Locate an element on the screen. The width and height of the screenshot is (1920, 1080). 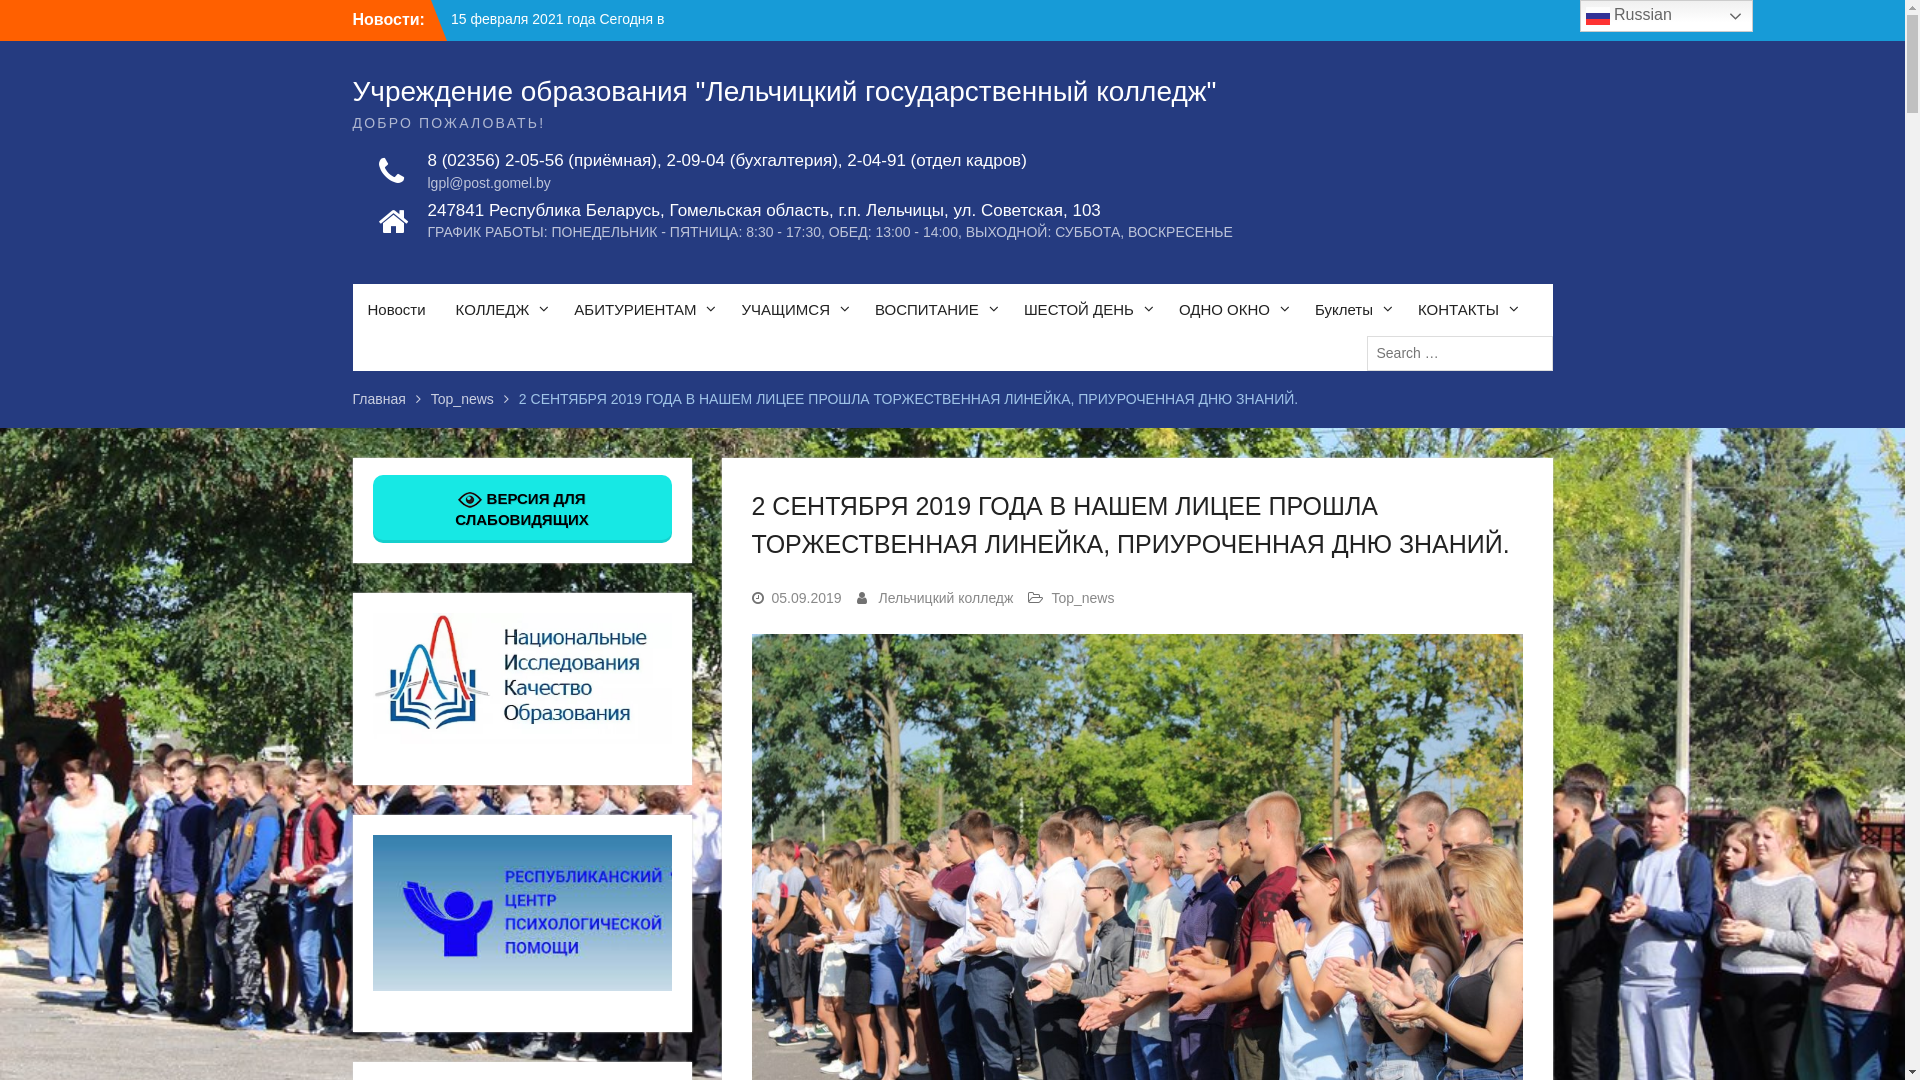
'Russian' is located at coordinates (1666, 15).